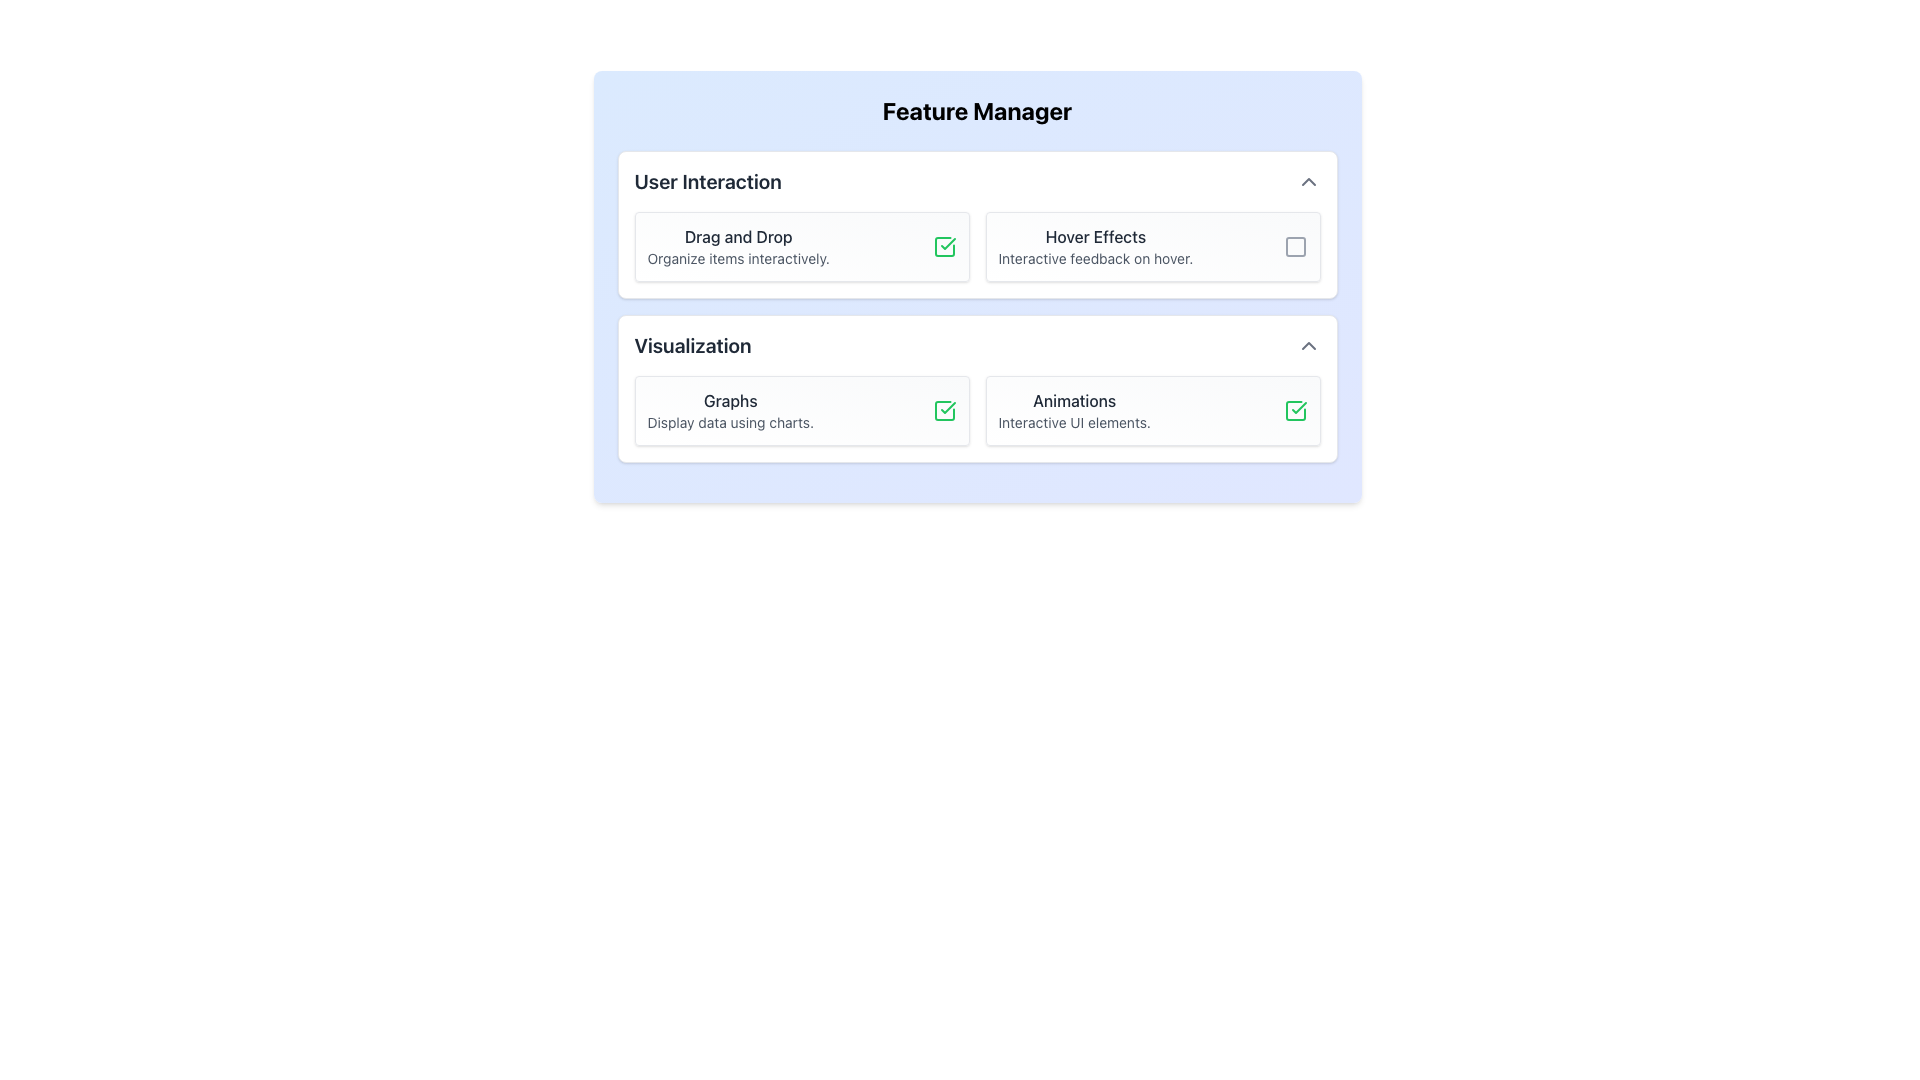 The image size is (1920, 1080). What do you see at coordinates (737, 235) in the screenshot?
I see `text content of the label or title for the drag and drop functionality located in the top-left quadrant of the 'User Interaction' section in the 'Feature Manager' interface` at bounding box center [737, 235].